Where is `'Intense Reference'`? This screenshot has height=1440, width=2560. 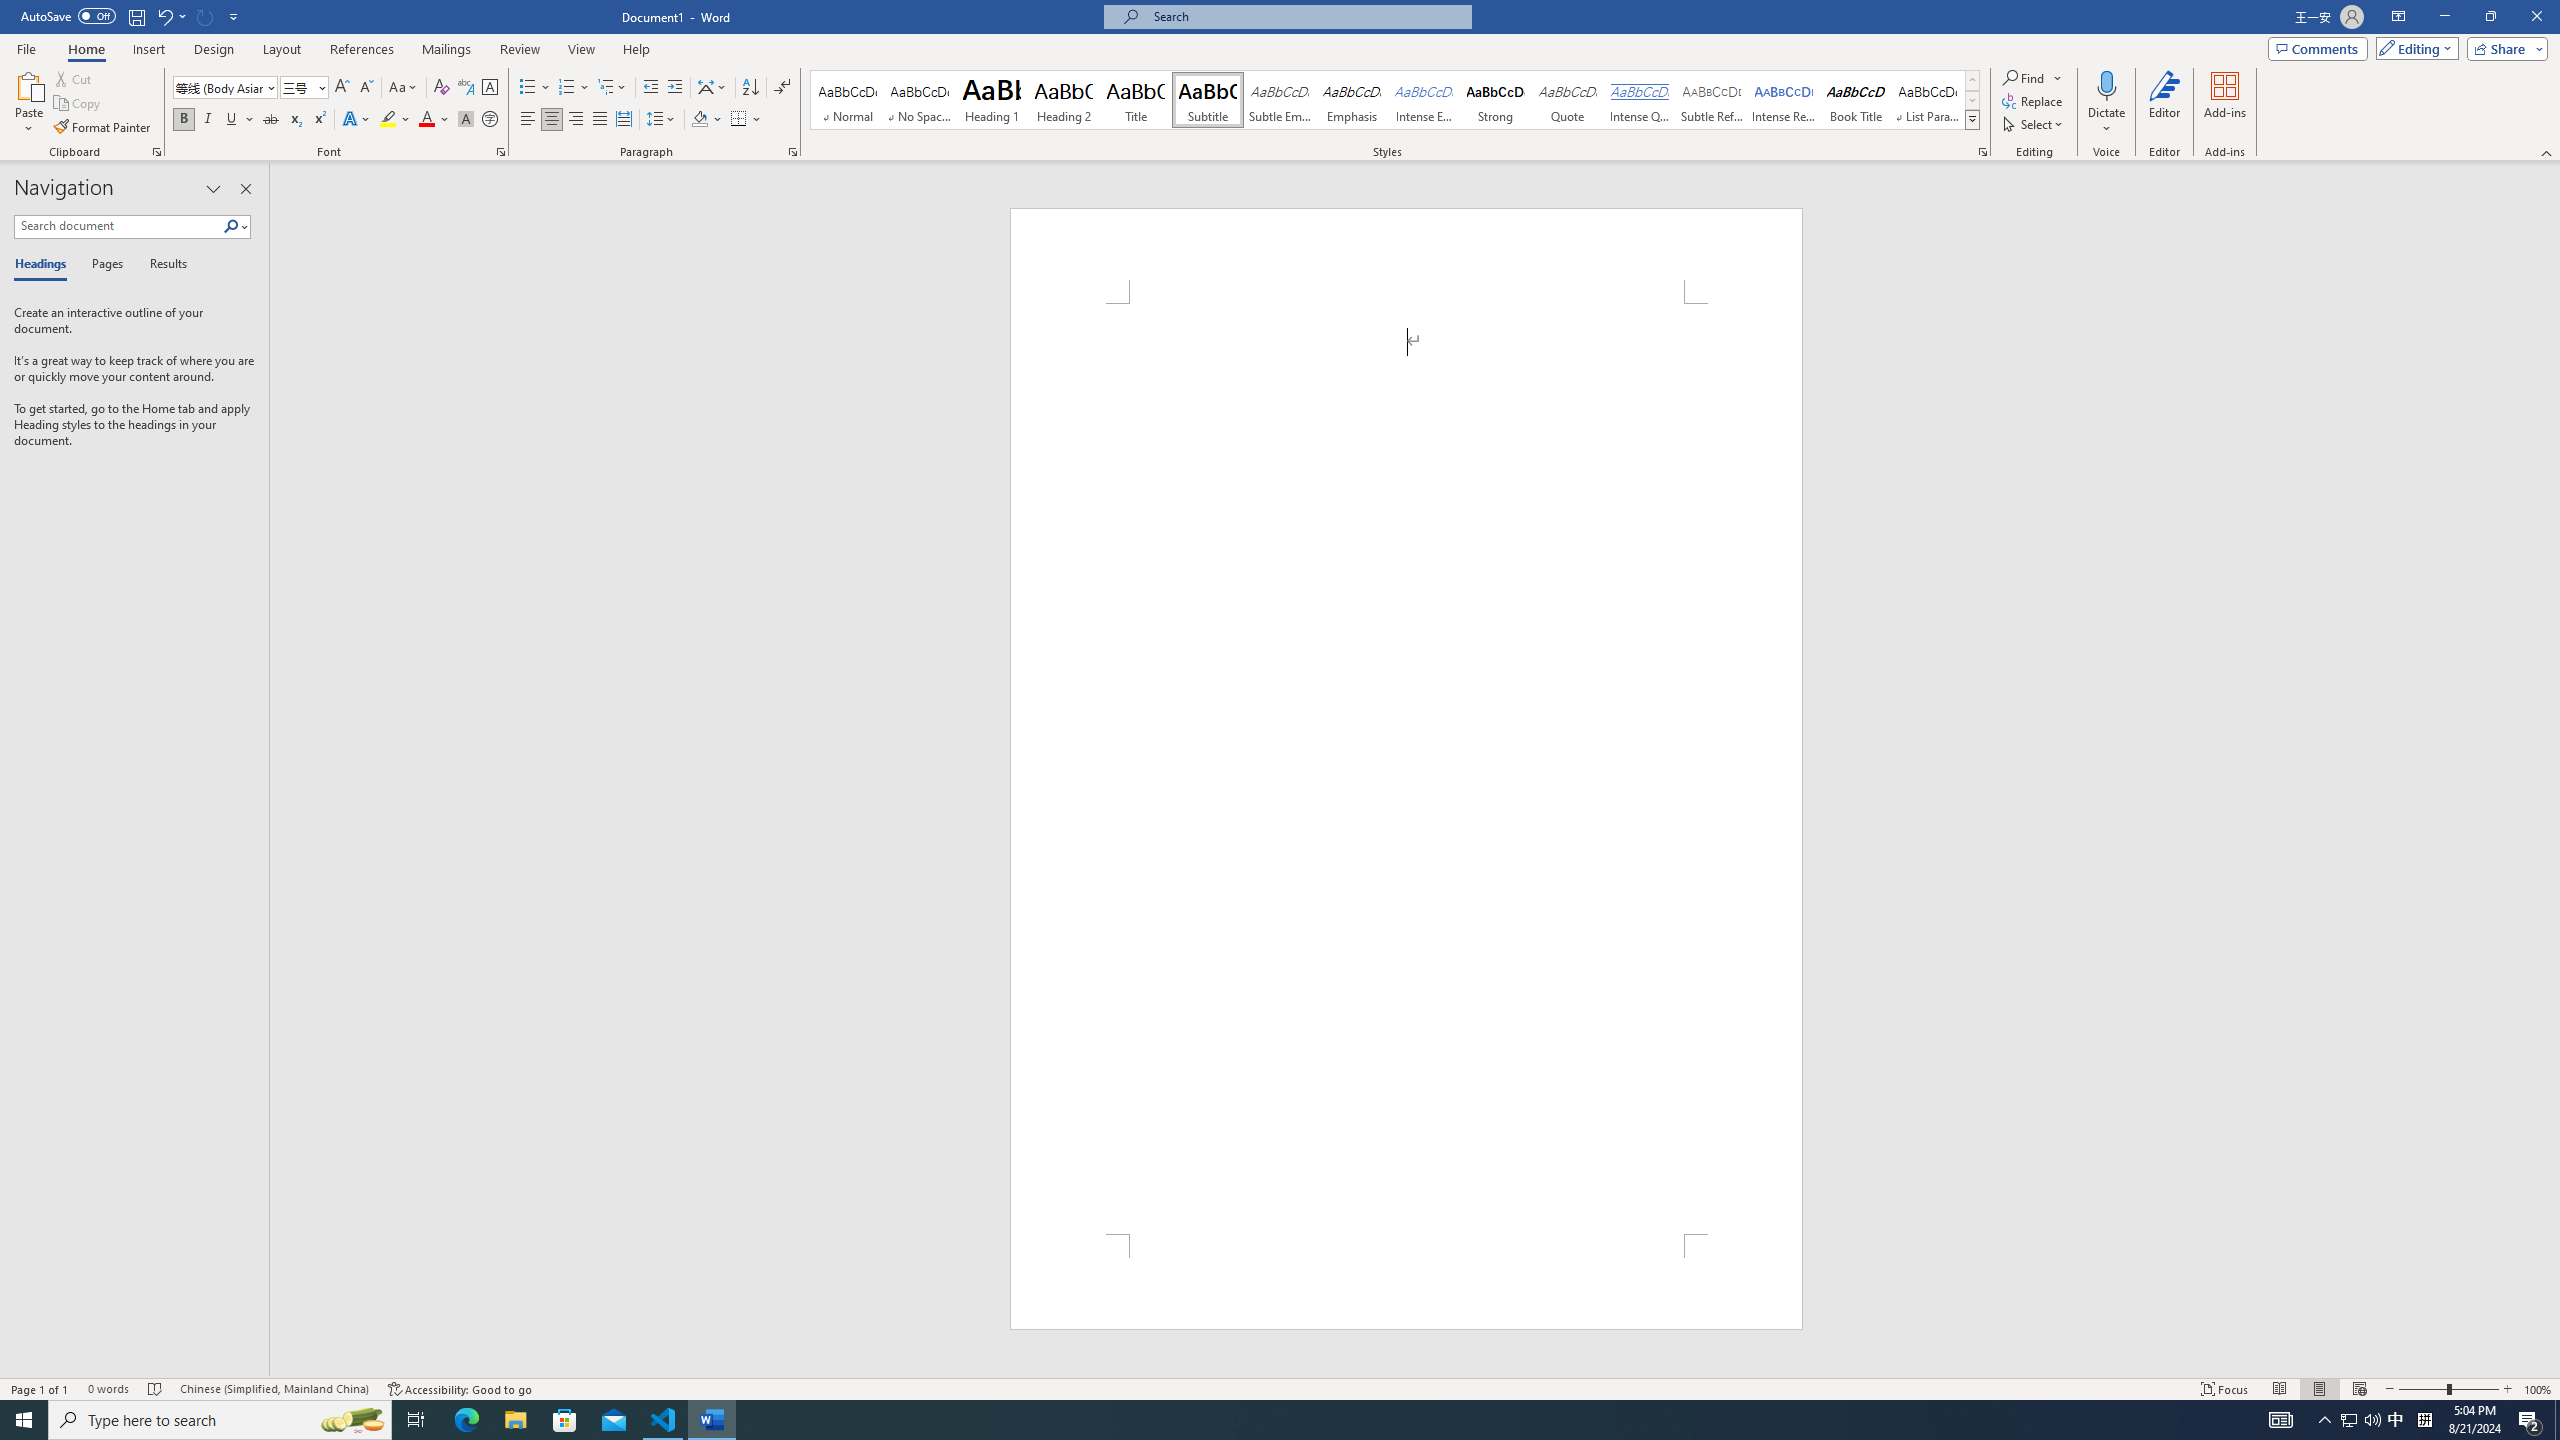 'Intense Reference' is located at coordinates (1784, 99).